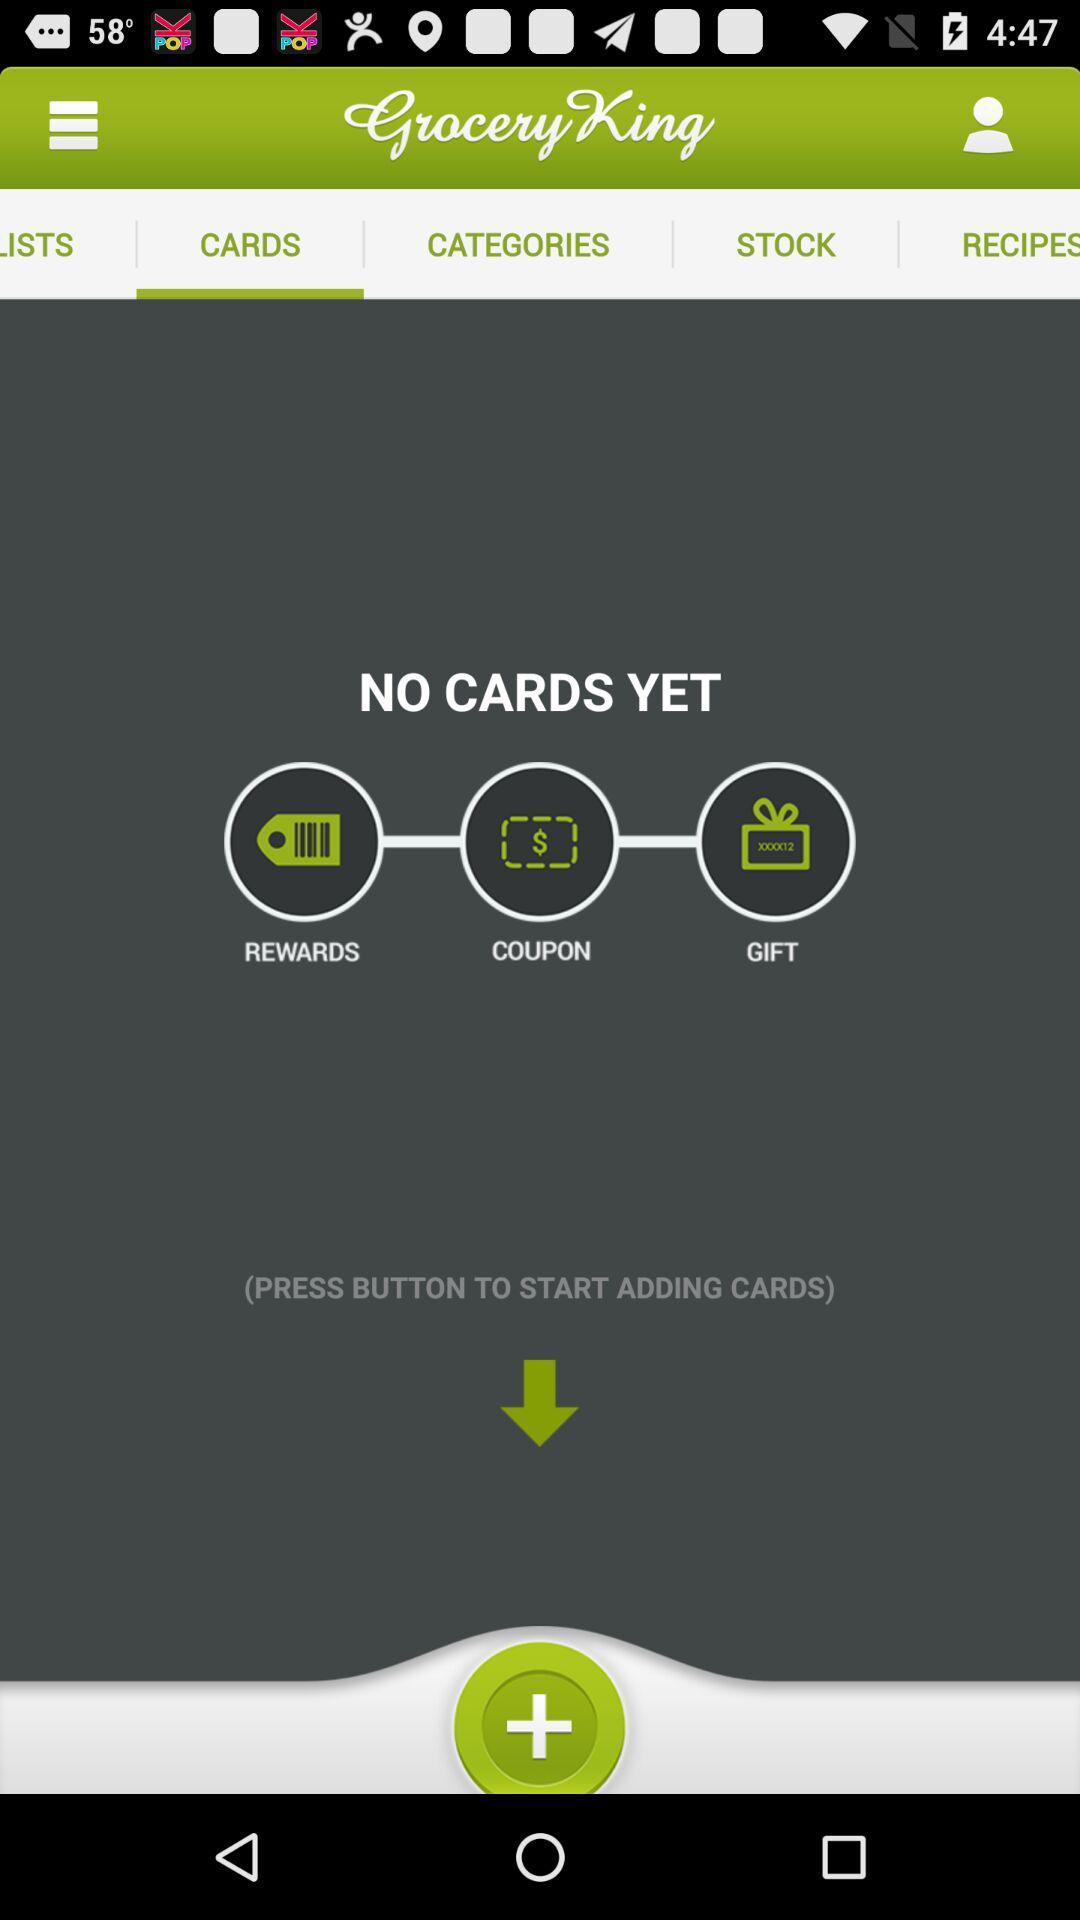 The image size is (1080, 1920). I want to click on the icon next to the cards icon, so click(67, 243).